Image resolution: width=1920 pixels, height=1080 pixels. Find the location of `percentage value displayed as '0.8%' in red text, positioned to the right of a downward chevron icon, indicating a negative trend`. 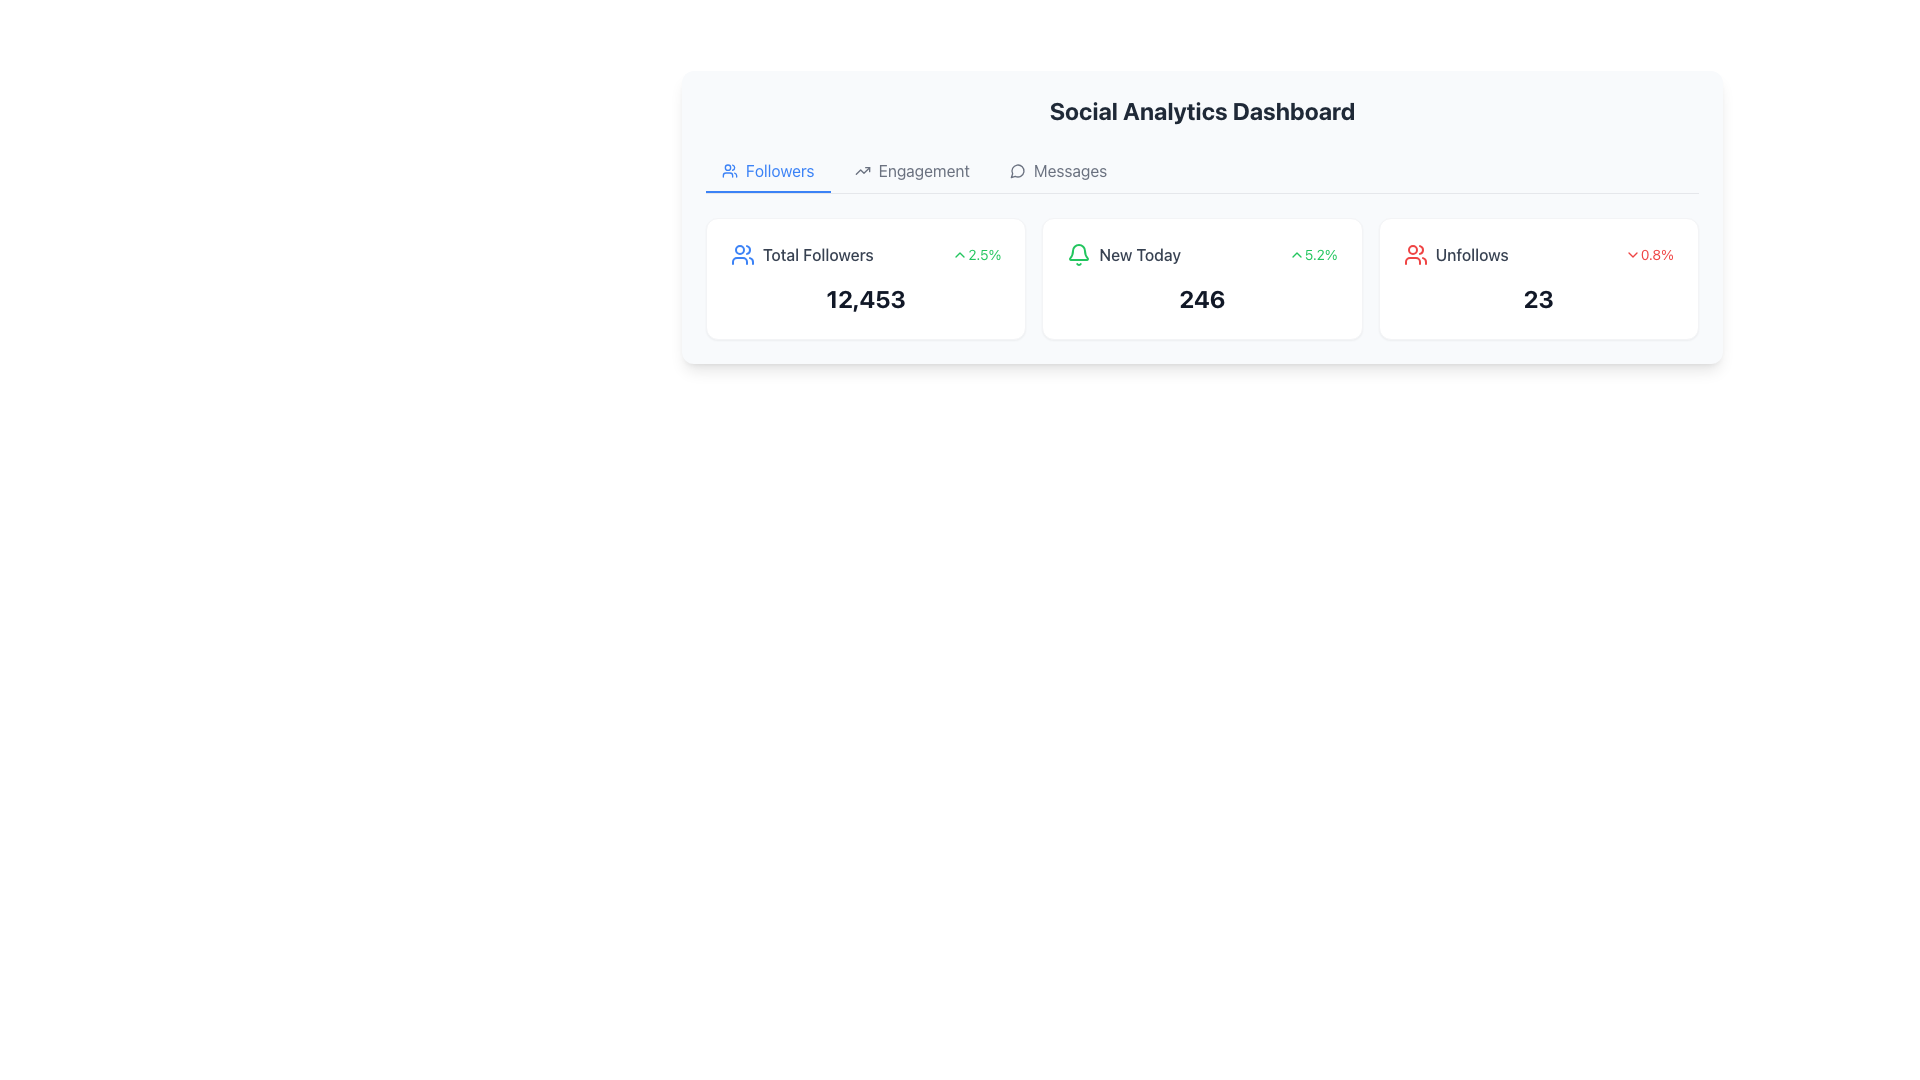

percentage value displayed as '0.8%' in red text, positioned to the right of a downward chevron icon, indicating a negative trend is located at coordinates (1657, 253).